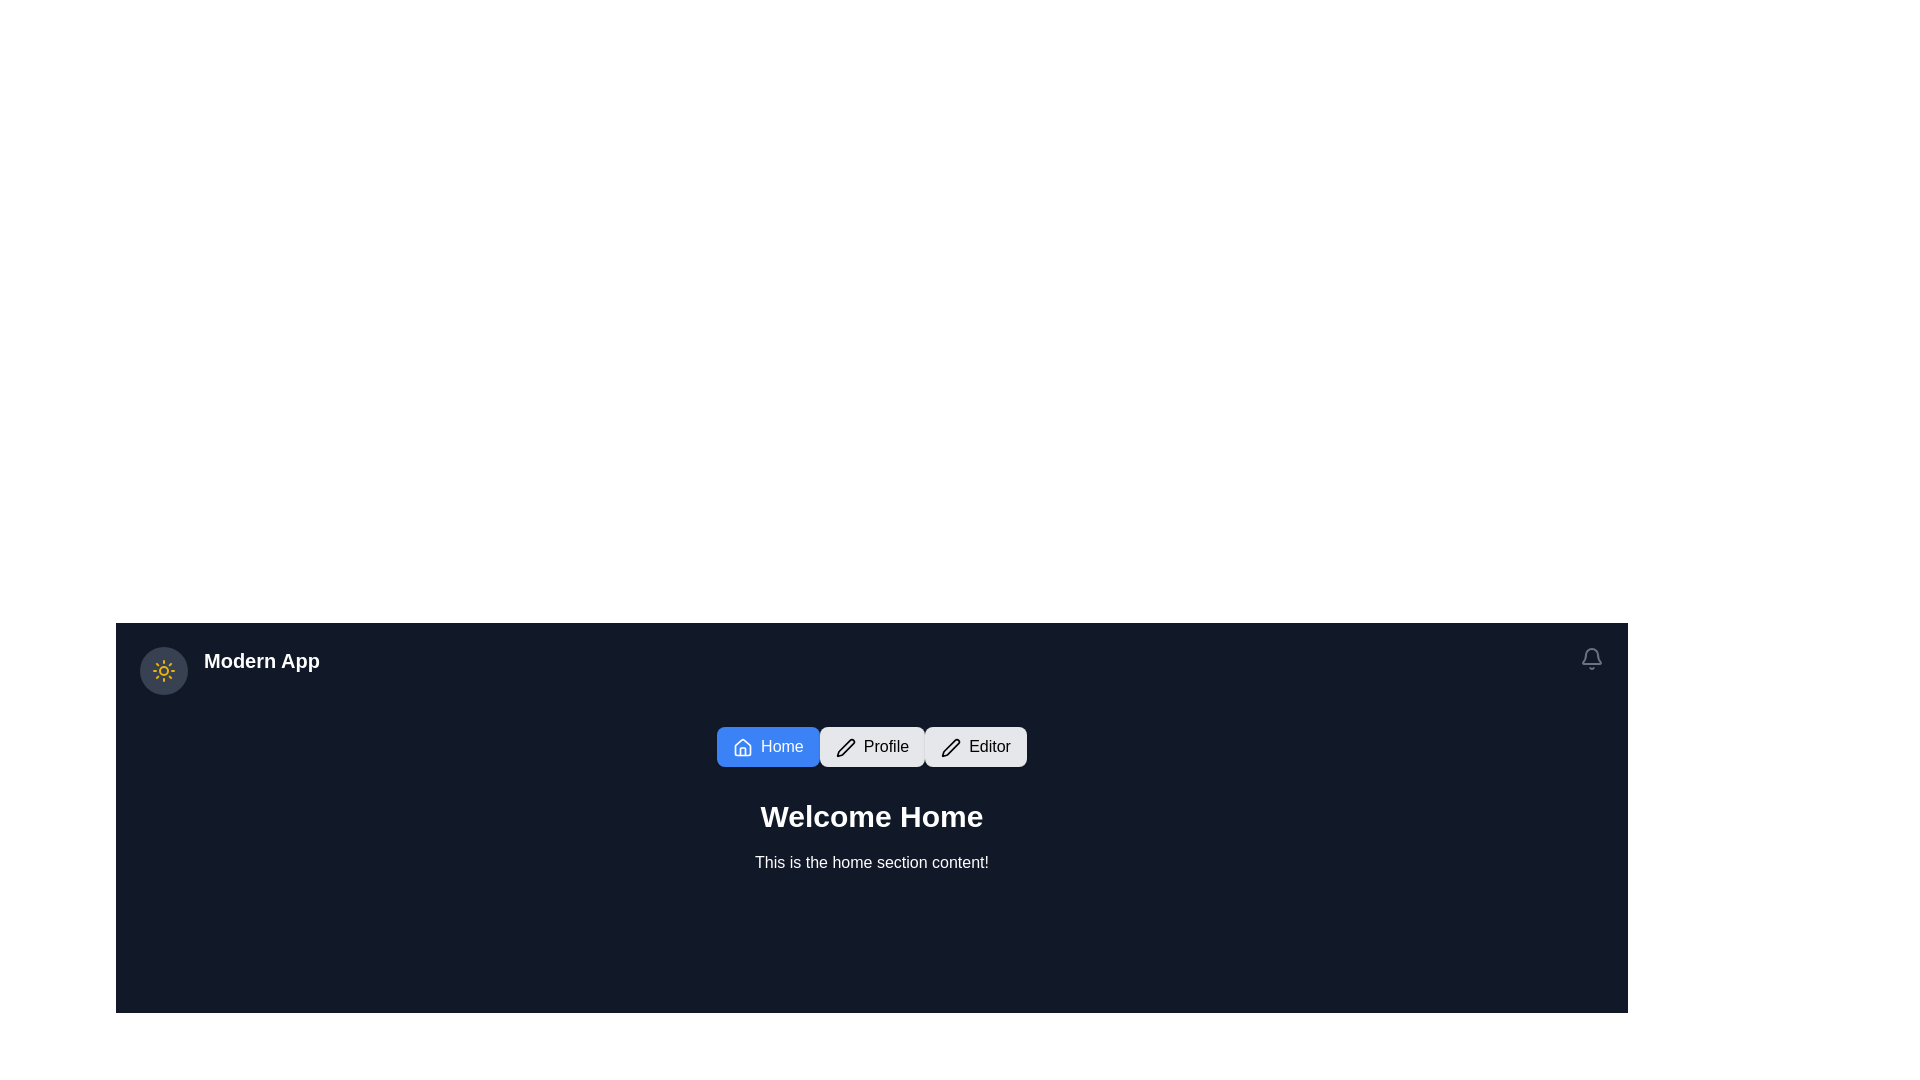  What do you see at coordinates (260, 671) in the screenshot?
I see `the 'Modern App' label located in the top-left area of the interface, which serves as a title or branding for the application` at bounding box center [260, 671].